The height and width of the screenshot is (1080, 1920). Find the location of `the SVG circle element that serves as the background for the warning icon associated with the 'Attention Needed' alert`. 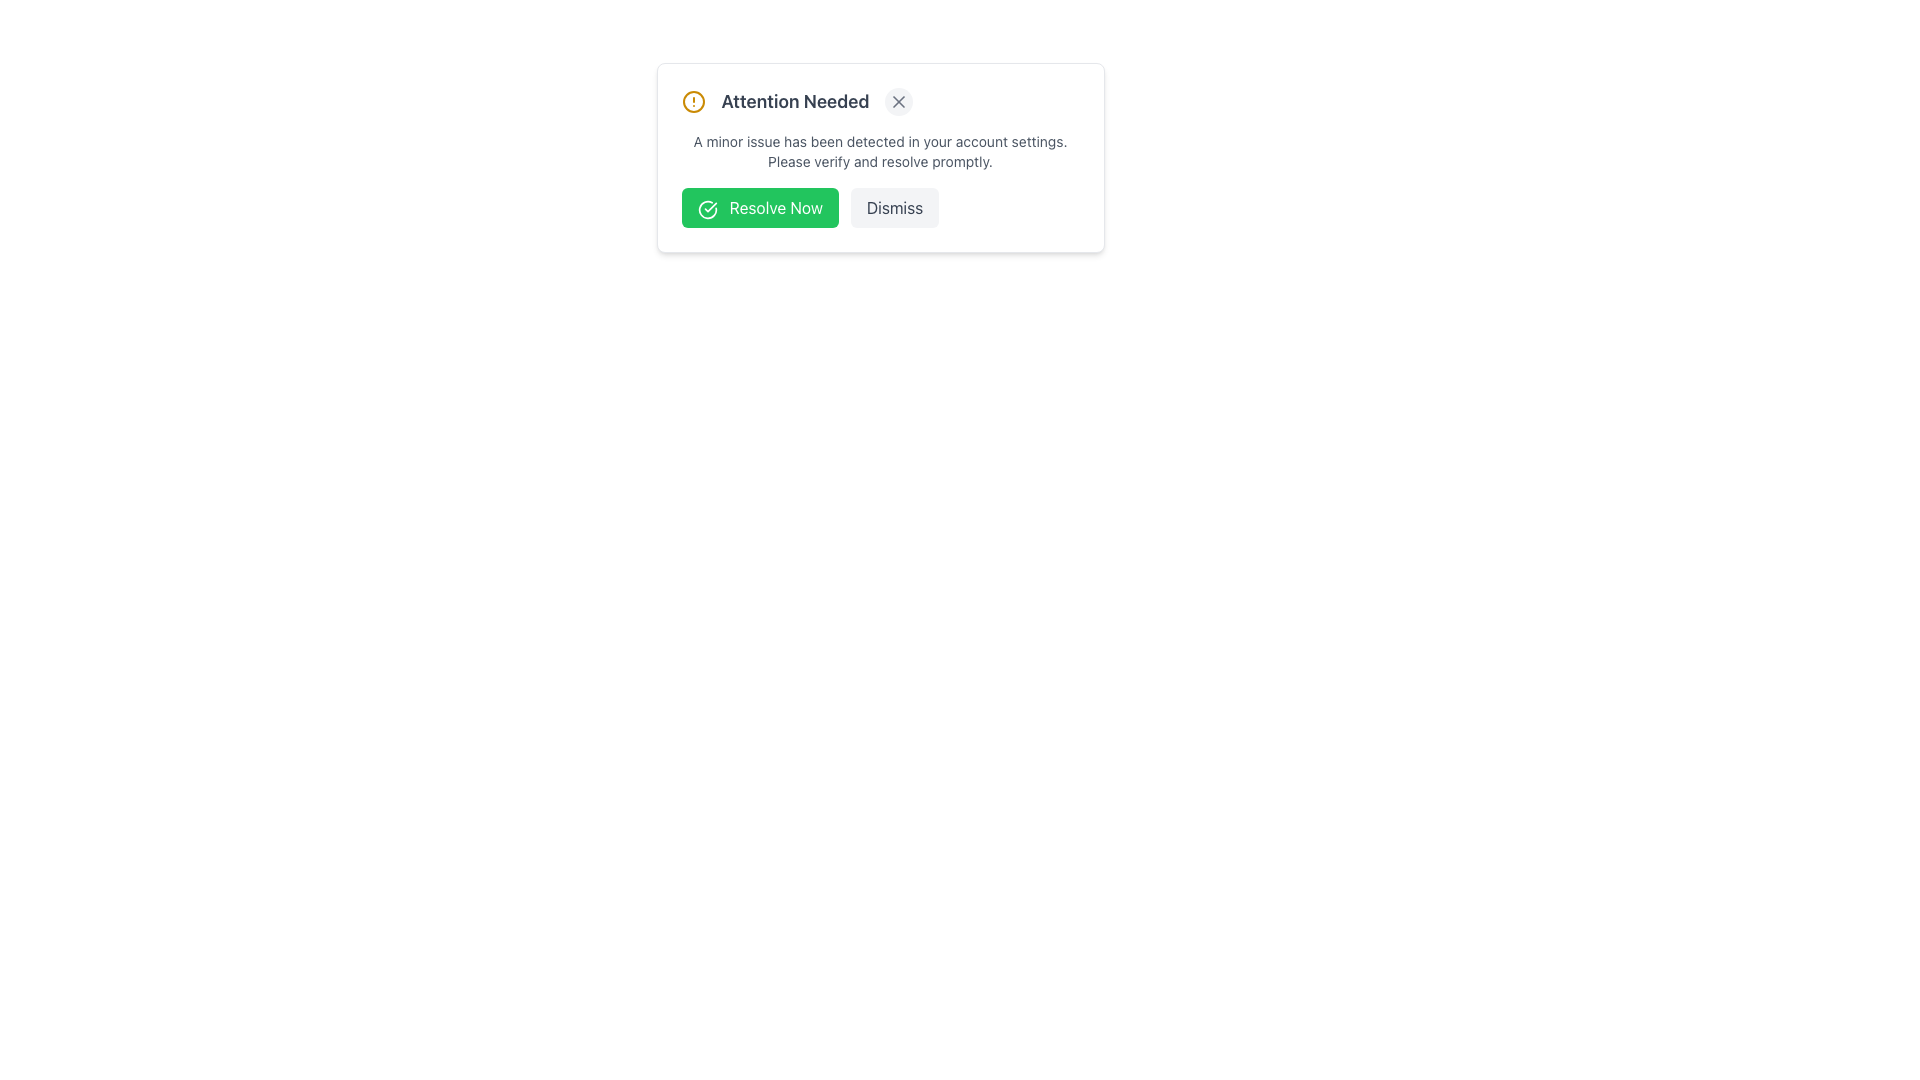

the SVG circle element that serves as the background for the warning icon associated with the 'Attention Needed' alert is located at coordinates (693, 101).